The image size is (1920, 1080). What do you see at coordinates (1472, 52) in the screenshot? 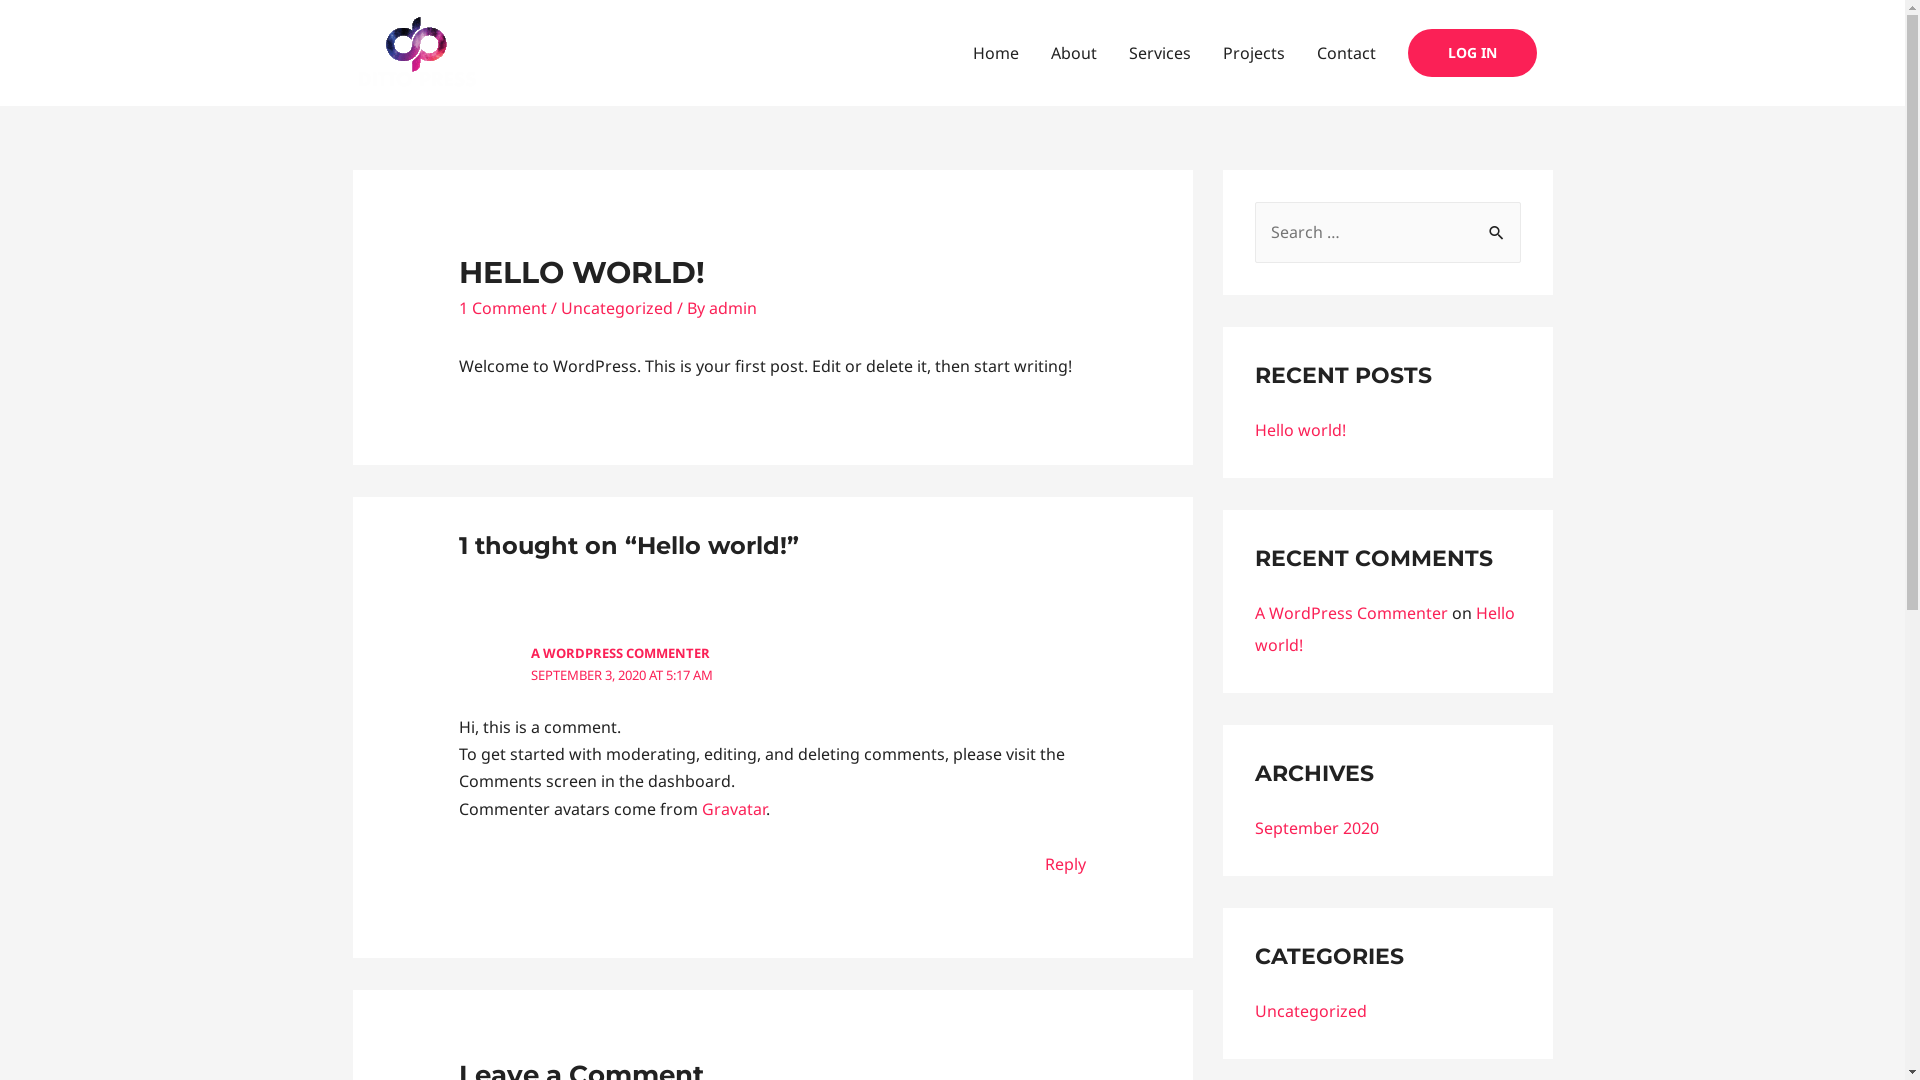
I see `'LOG IN'` at bounding box center [1472, 52].